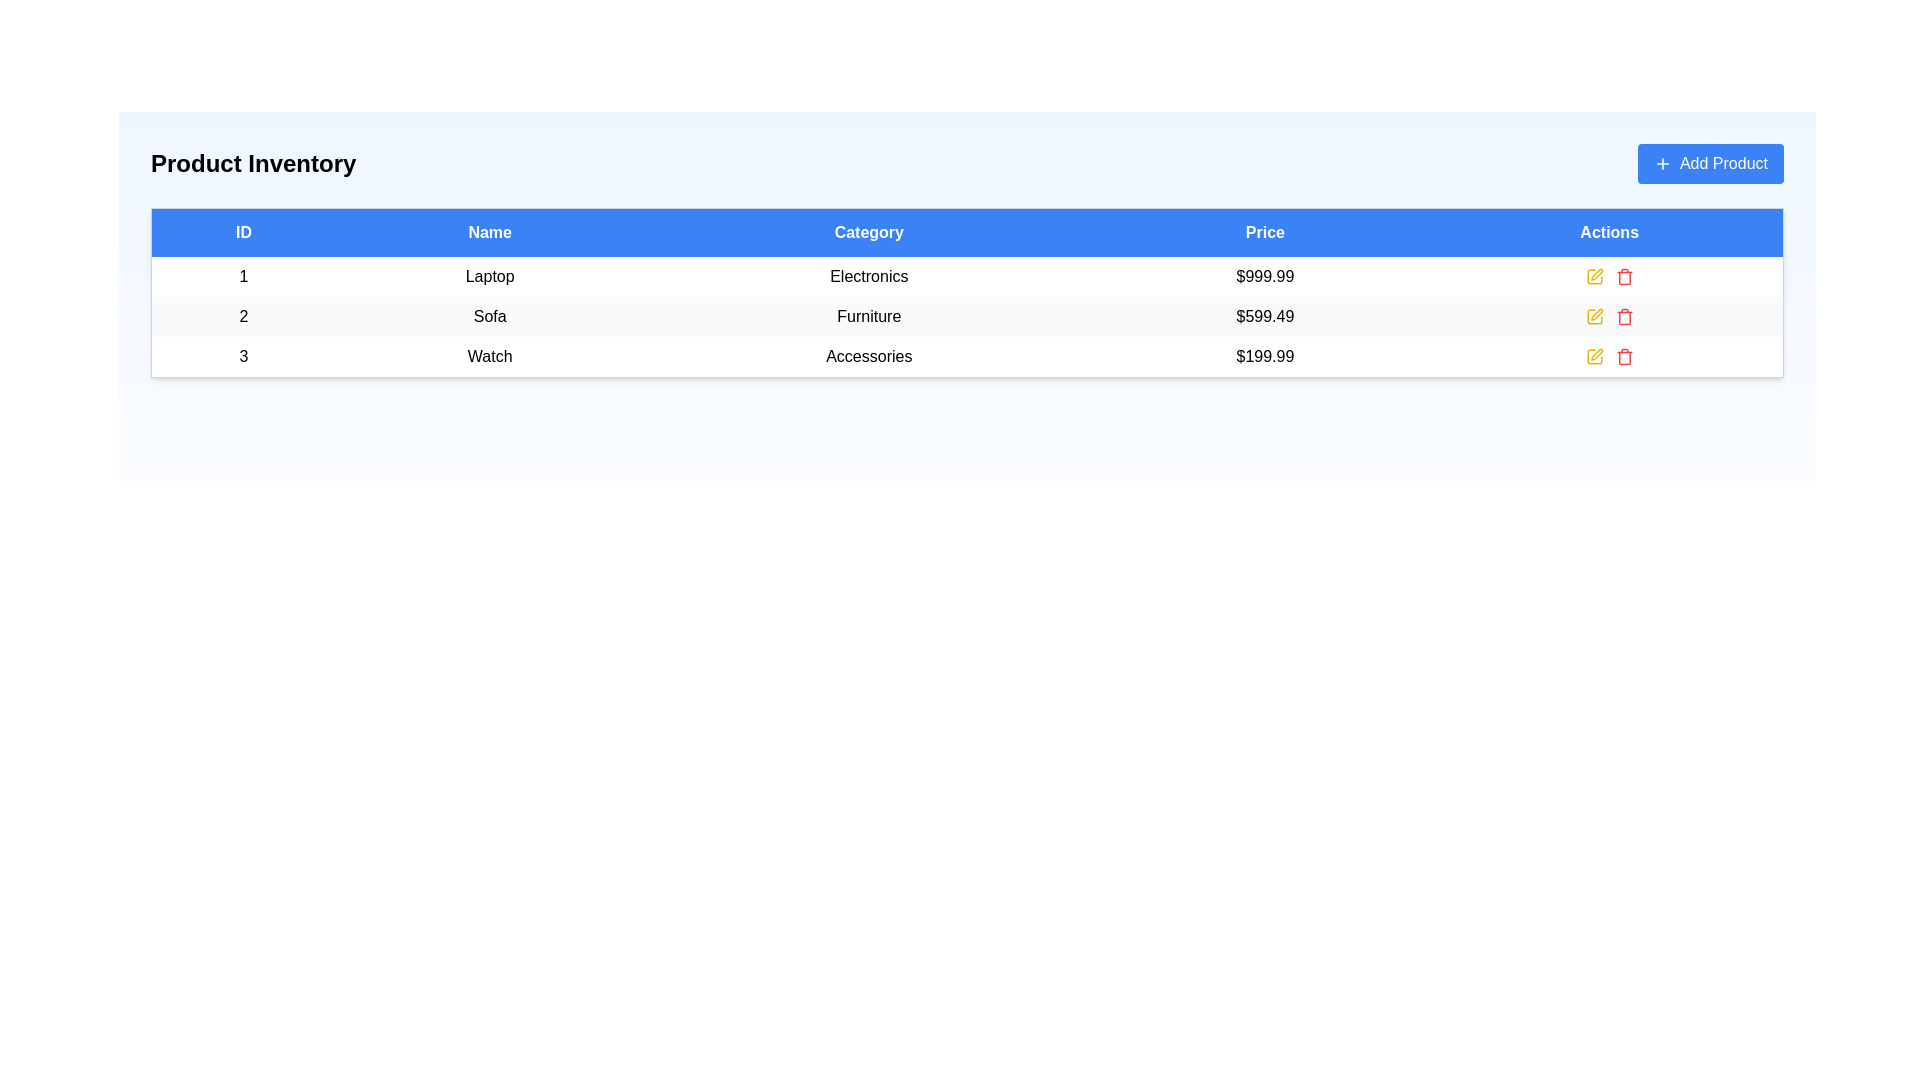 The height and width of the screenshot is (1080, 1920). What do you see at coordinates (242, 356) in the screenshot?
I see `the Text Display element that contains the number '3', located in the first column of the third row within a table layout` at bounding box center [242, 356].